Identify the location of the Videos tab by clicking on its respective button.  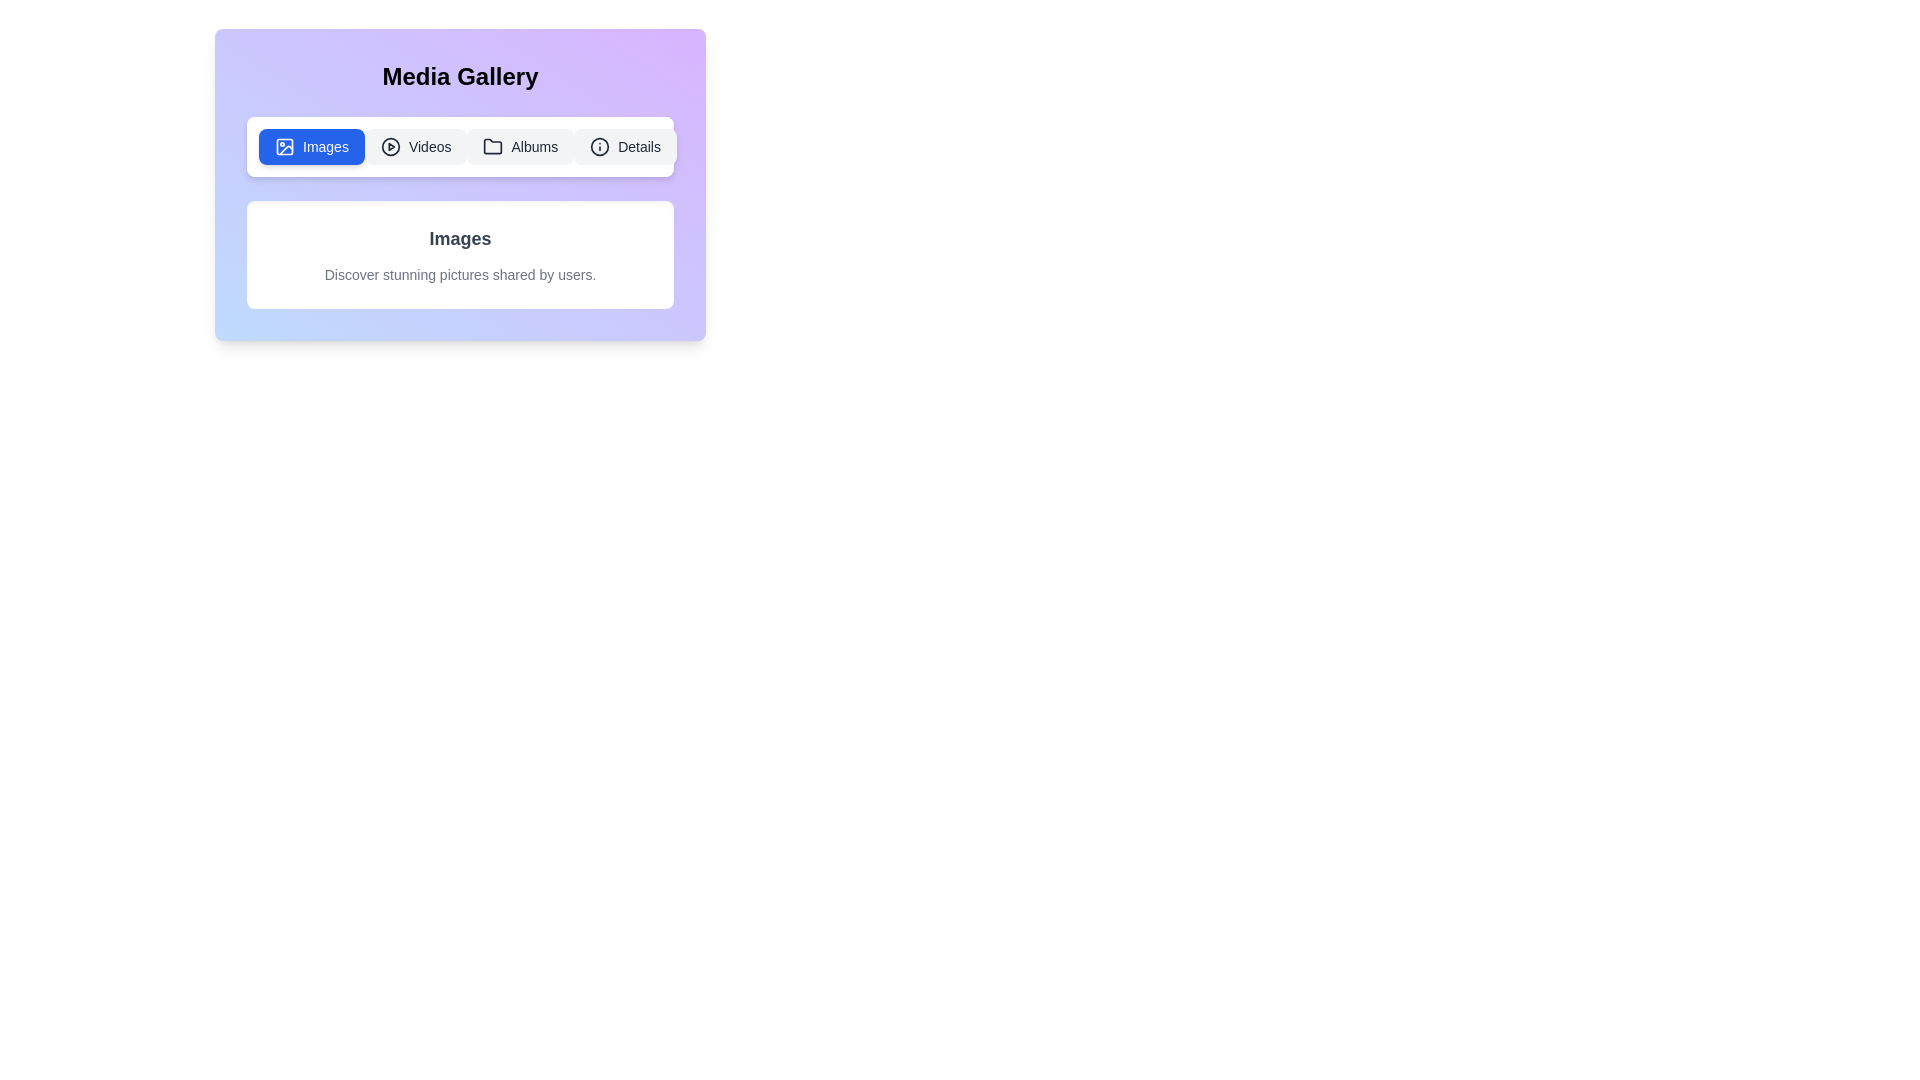
(415, 145).